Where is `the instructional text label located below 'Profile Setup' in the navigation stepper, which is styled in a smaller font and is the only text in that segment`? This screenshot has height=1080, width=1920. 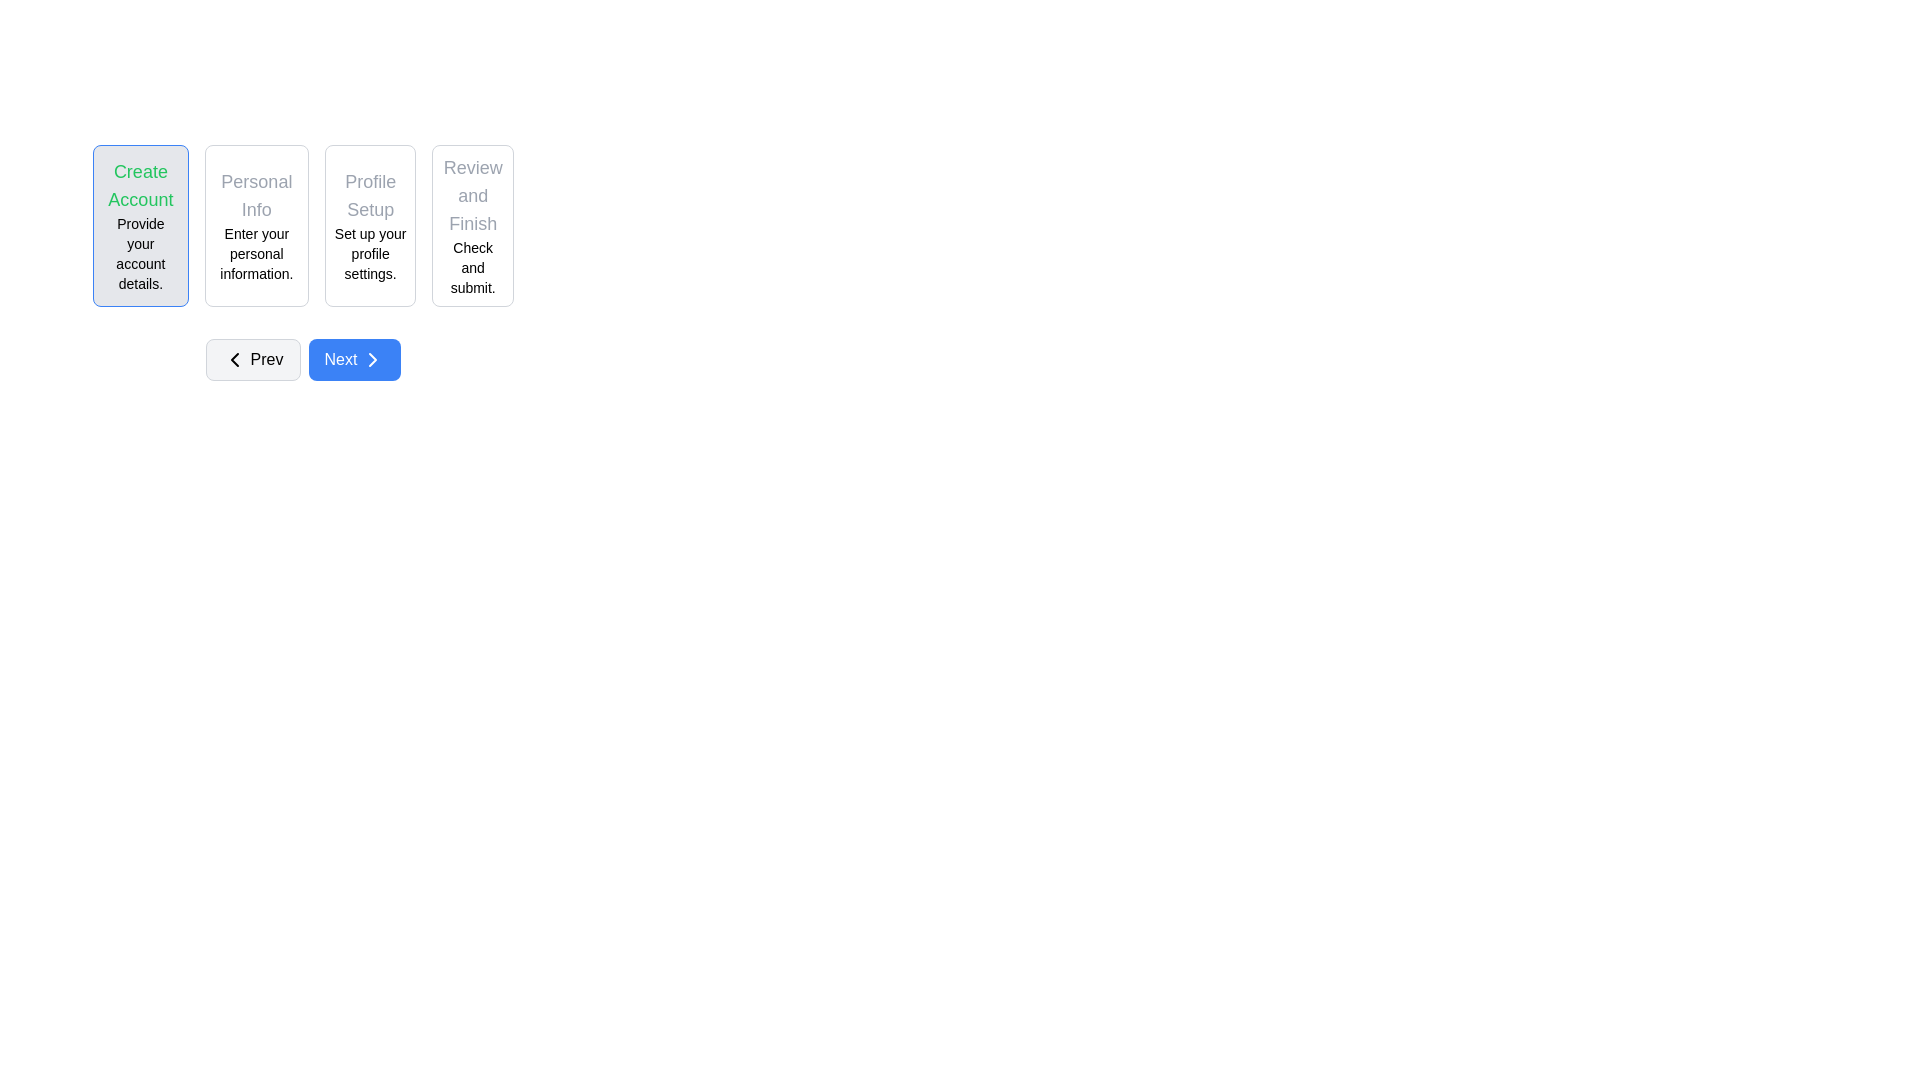
the instructional text label located below 'Profile Setup' in the navigation stepper, which is styled in a smaller font and is the only text in that segment is located at coordinates (370, 253).